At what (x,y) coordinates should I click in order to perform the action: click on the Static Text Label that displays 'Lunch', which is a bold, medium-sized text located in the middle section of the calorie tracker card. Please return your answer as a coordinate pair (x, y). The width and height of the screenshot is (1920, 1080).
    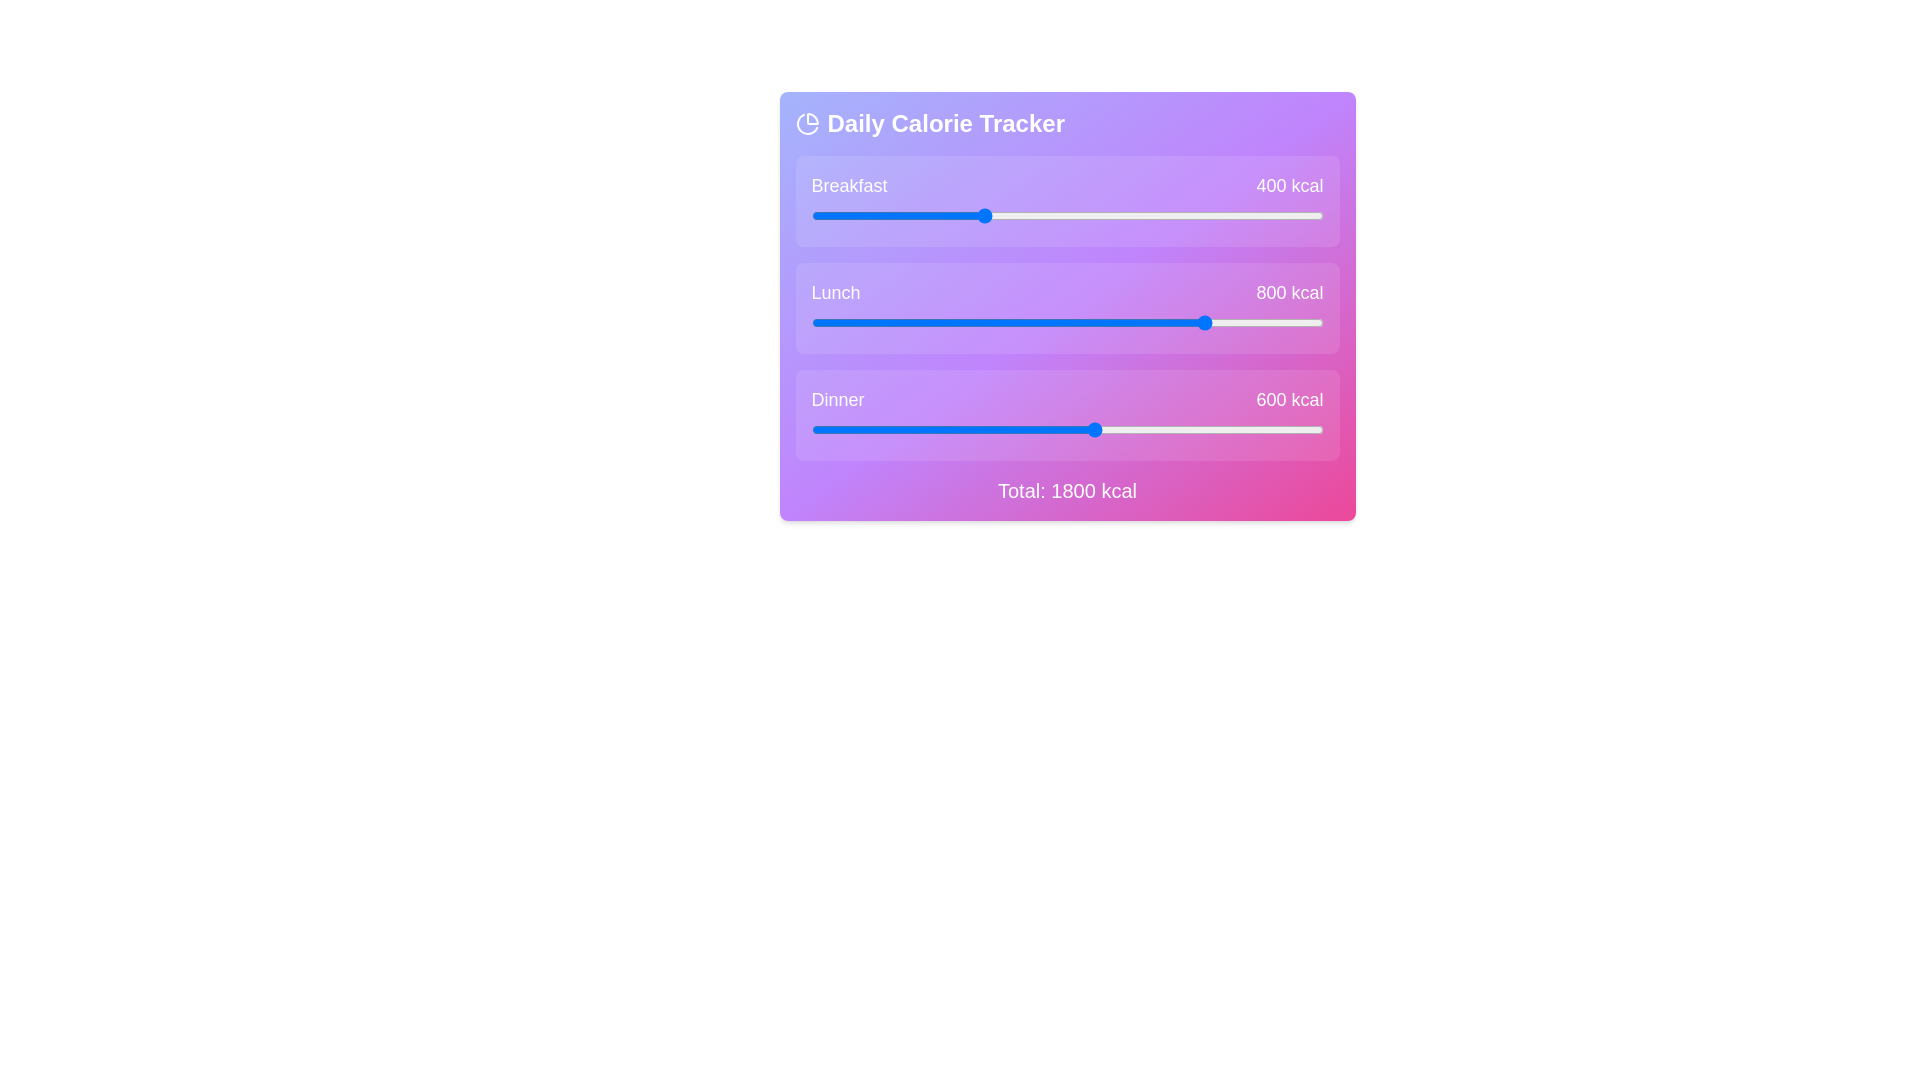
    Looking at the image, I should click on (835, 293).